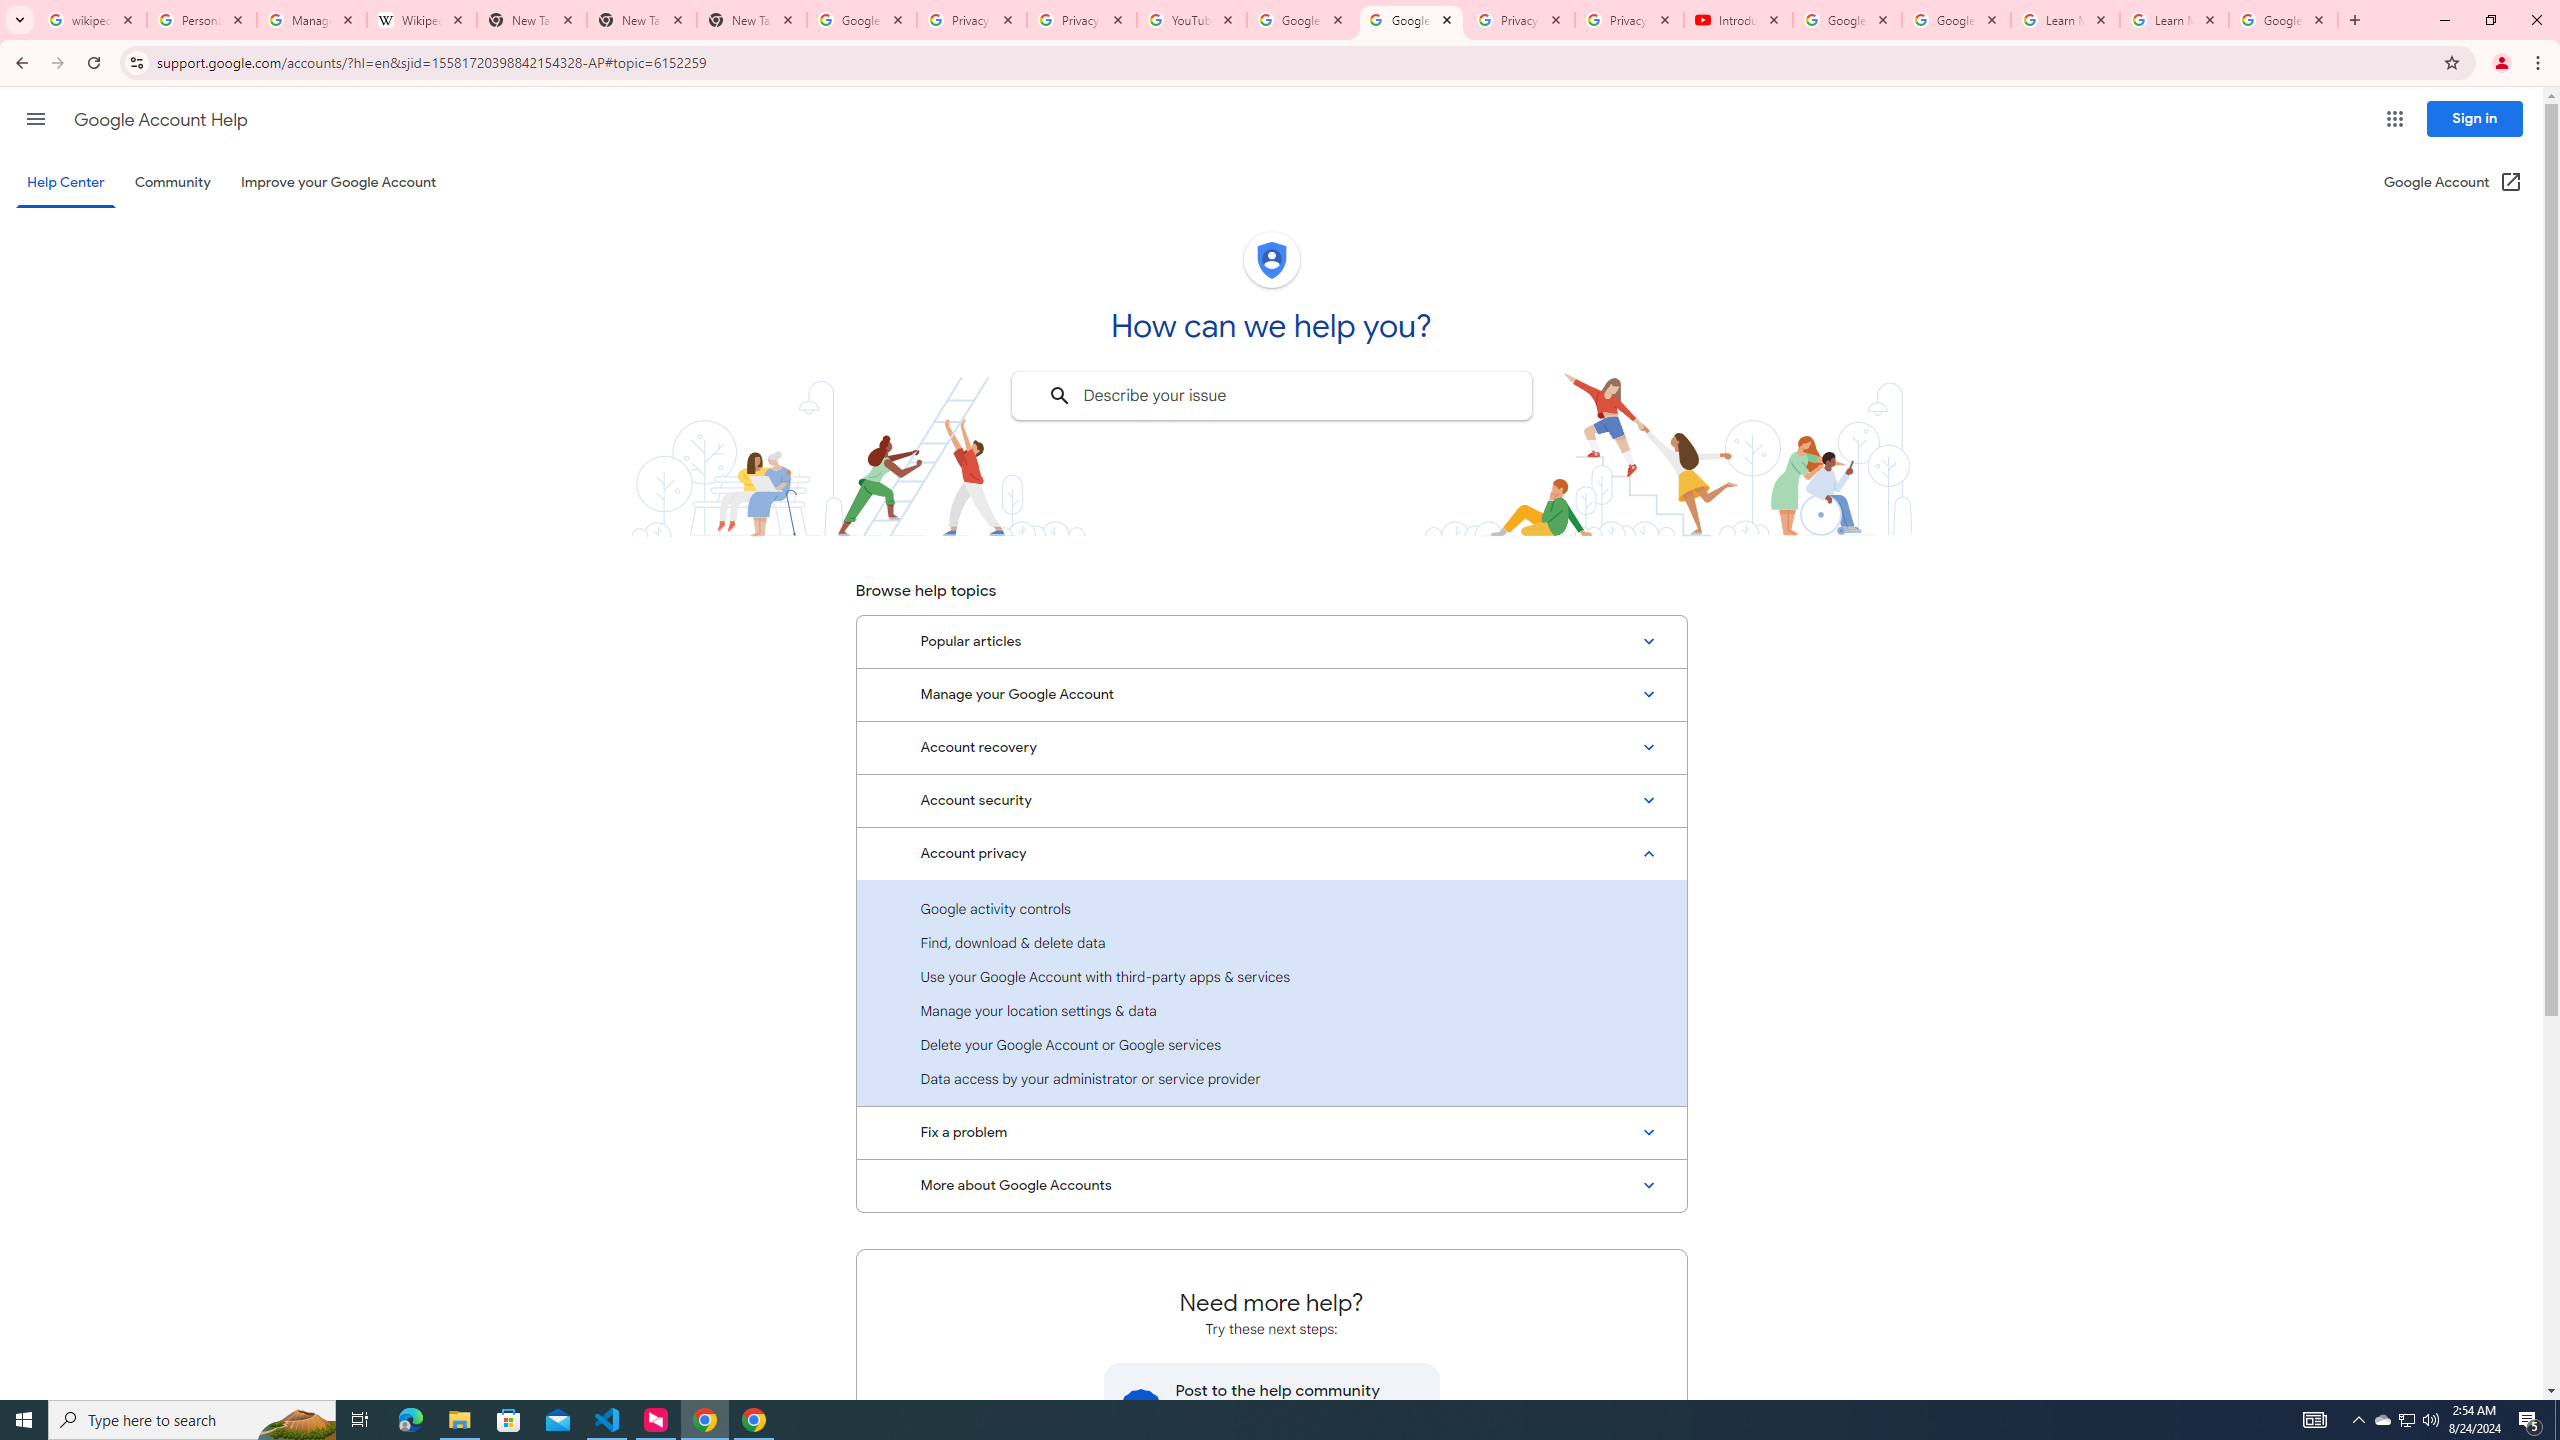  I want to click on 'Data access by your administrator or service provider', so click(1271, 1079).